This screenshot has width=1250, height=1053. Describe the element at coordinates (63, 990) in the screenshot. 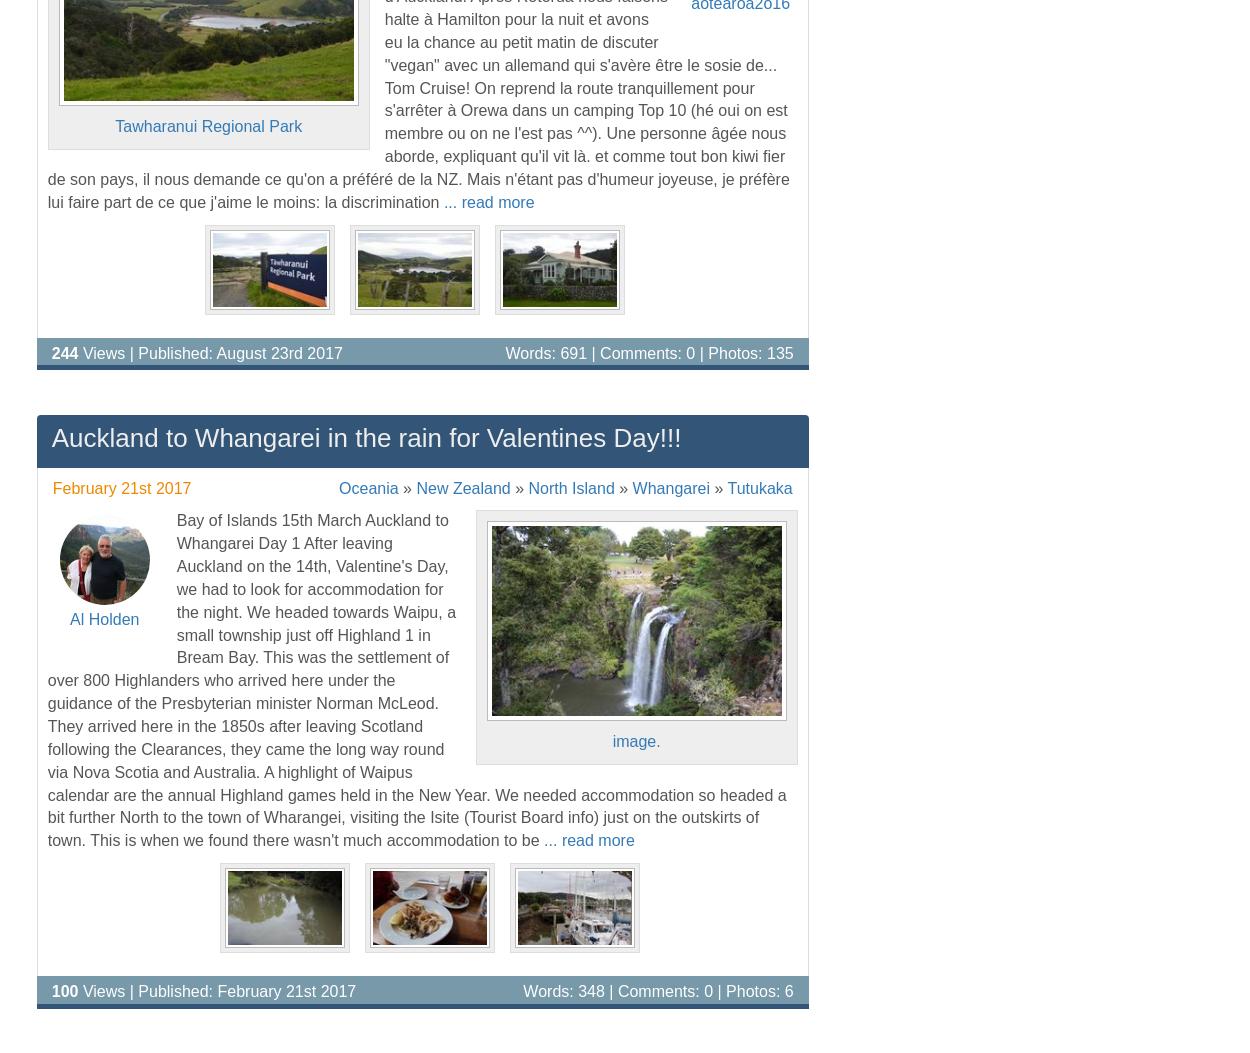

I see `'100'` at that location.